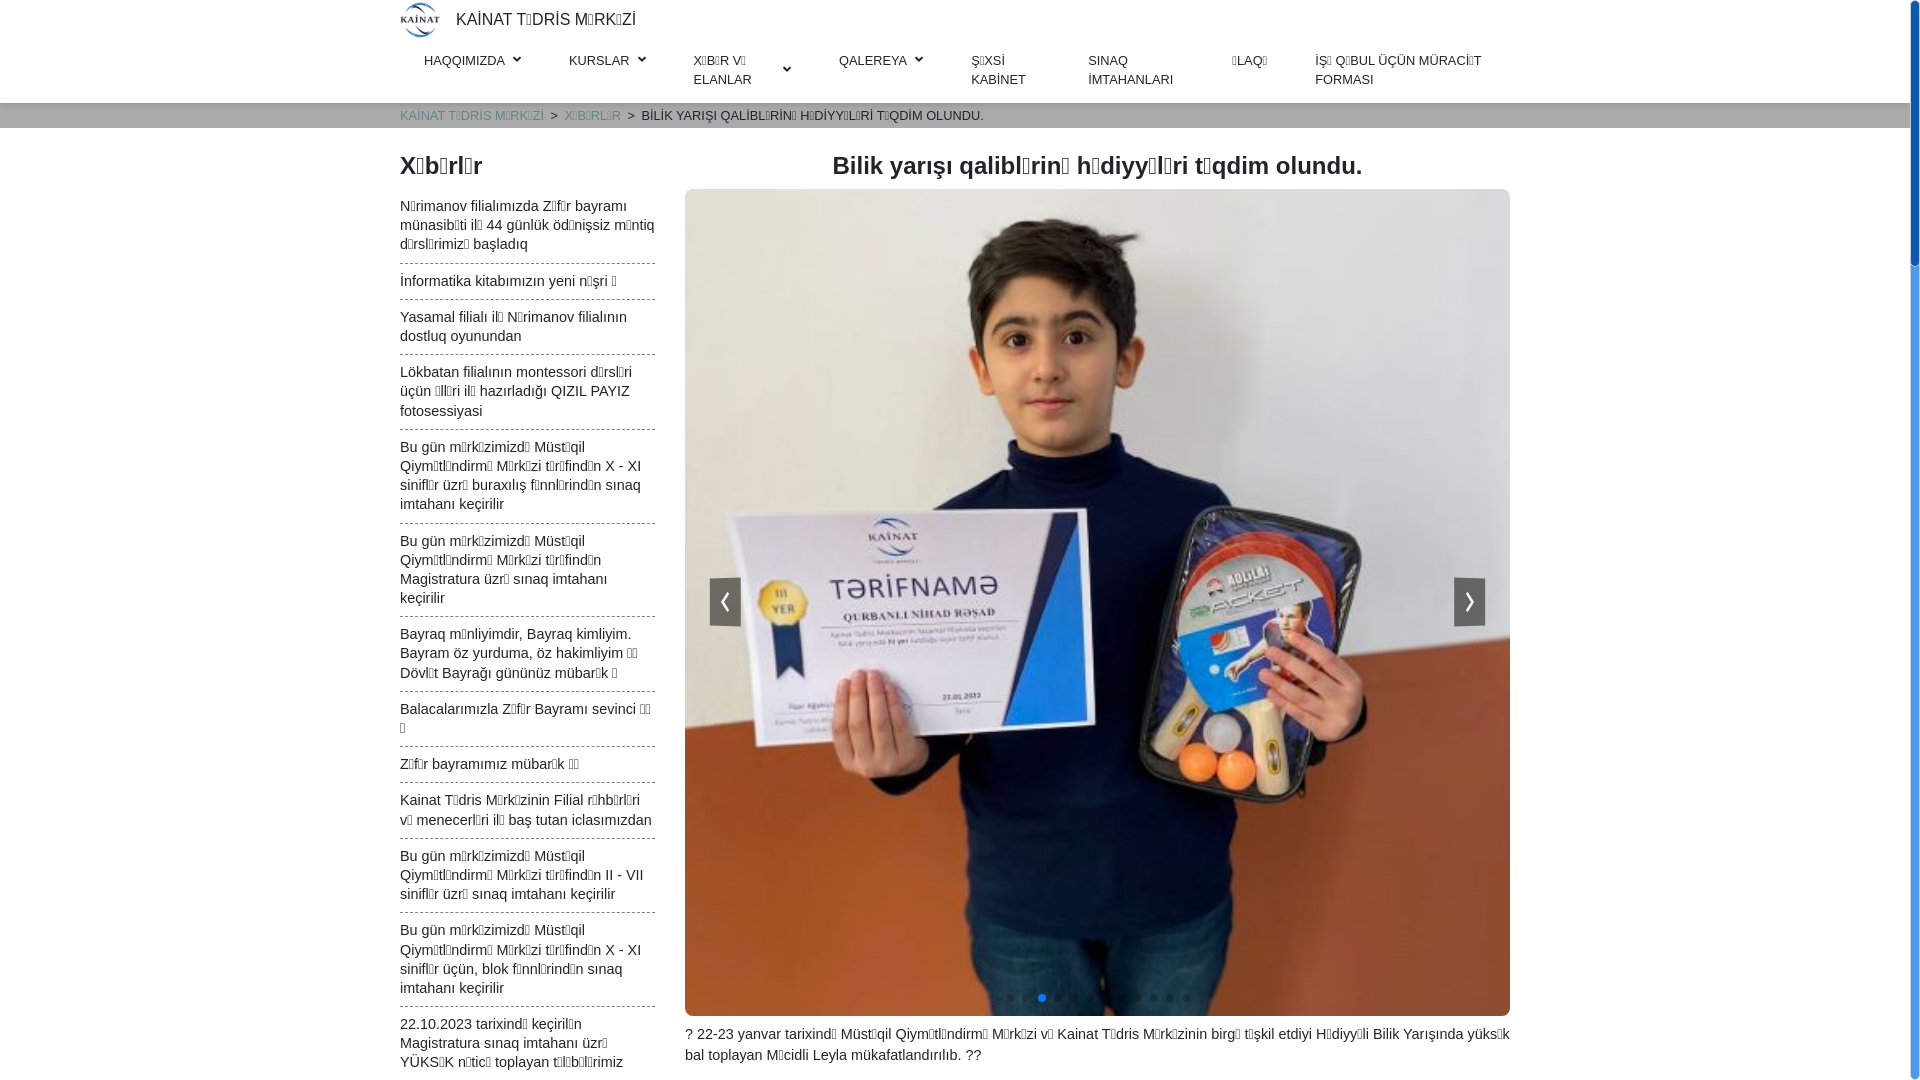  What do you see at coordinates (605, 59) in the screenshot?
I see `'KURSLAR'` at bounding box center [605, 59].